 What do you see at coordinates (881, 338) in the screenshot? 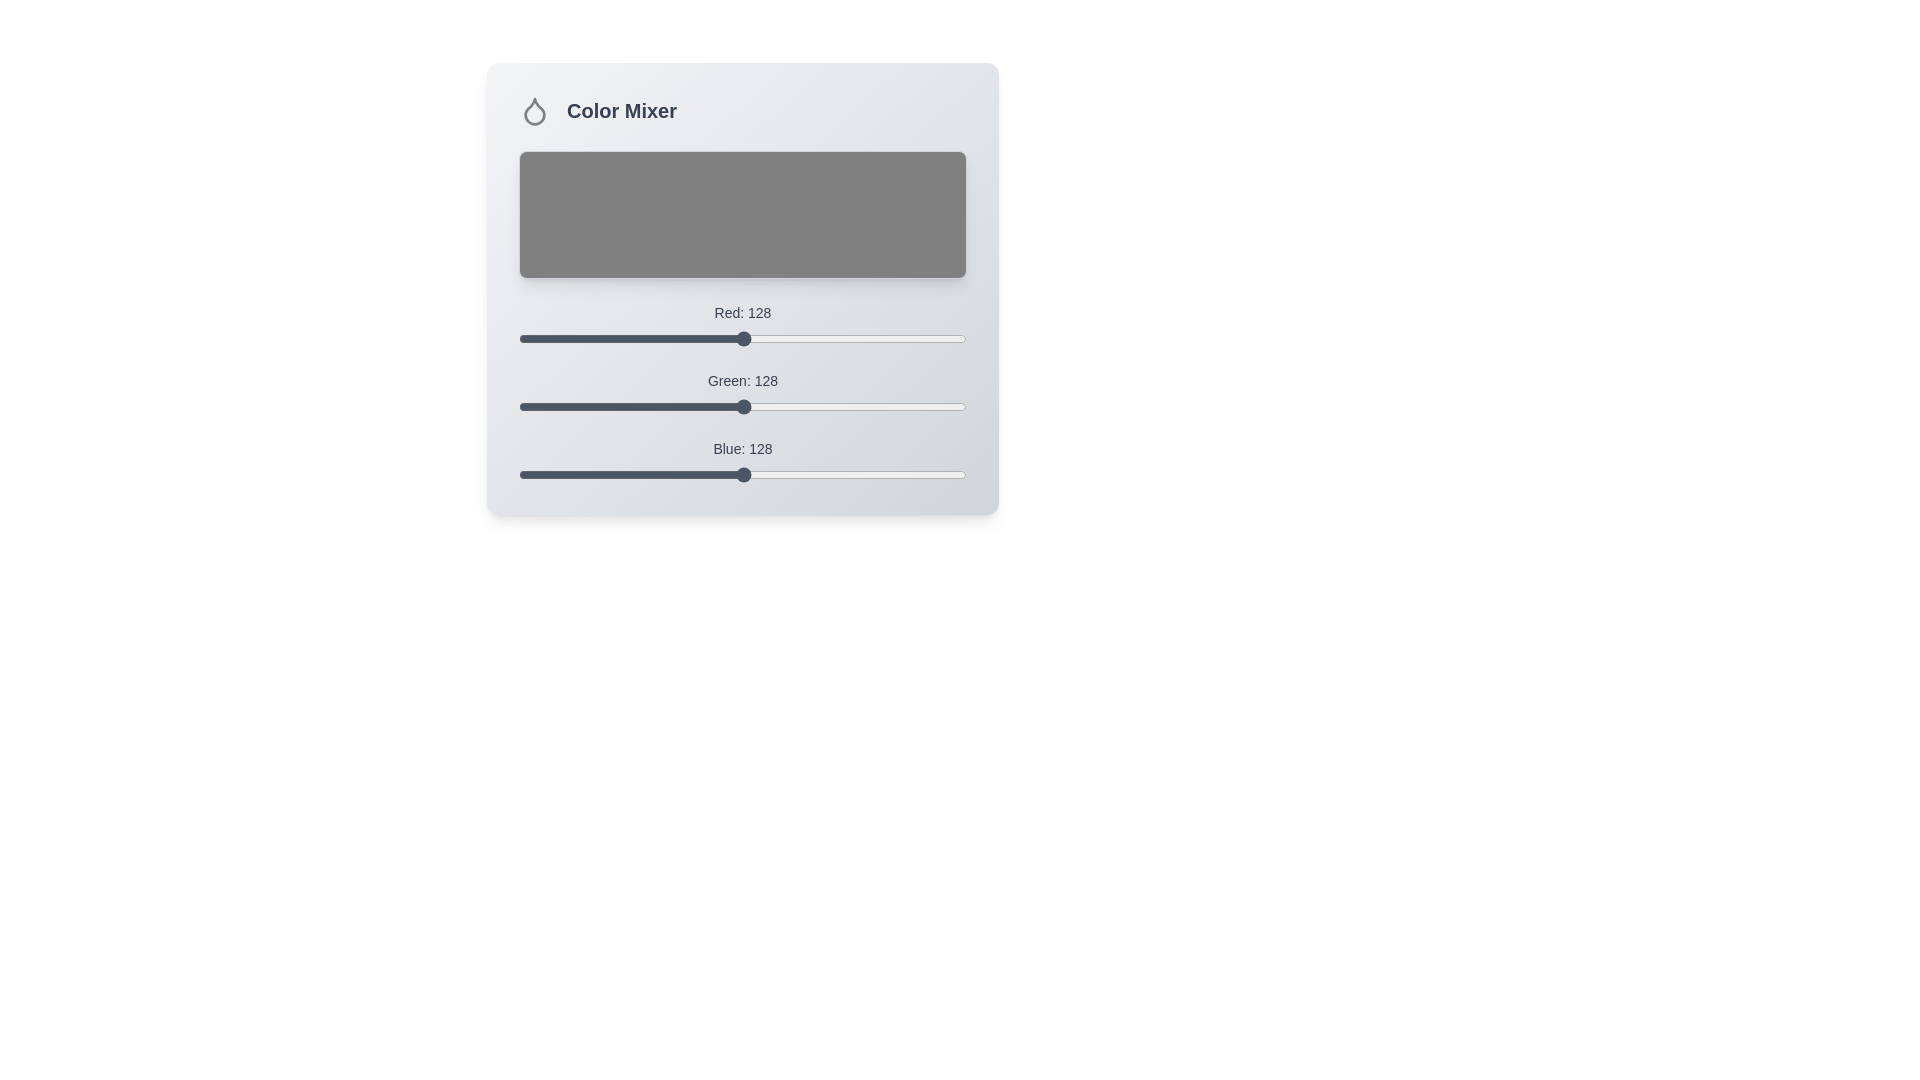
I see `the red color slider to set the red value to 207` at bounding box center [881, 338].